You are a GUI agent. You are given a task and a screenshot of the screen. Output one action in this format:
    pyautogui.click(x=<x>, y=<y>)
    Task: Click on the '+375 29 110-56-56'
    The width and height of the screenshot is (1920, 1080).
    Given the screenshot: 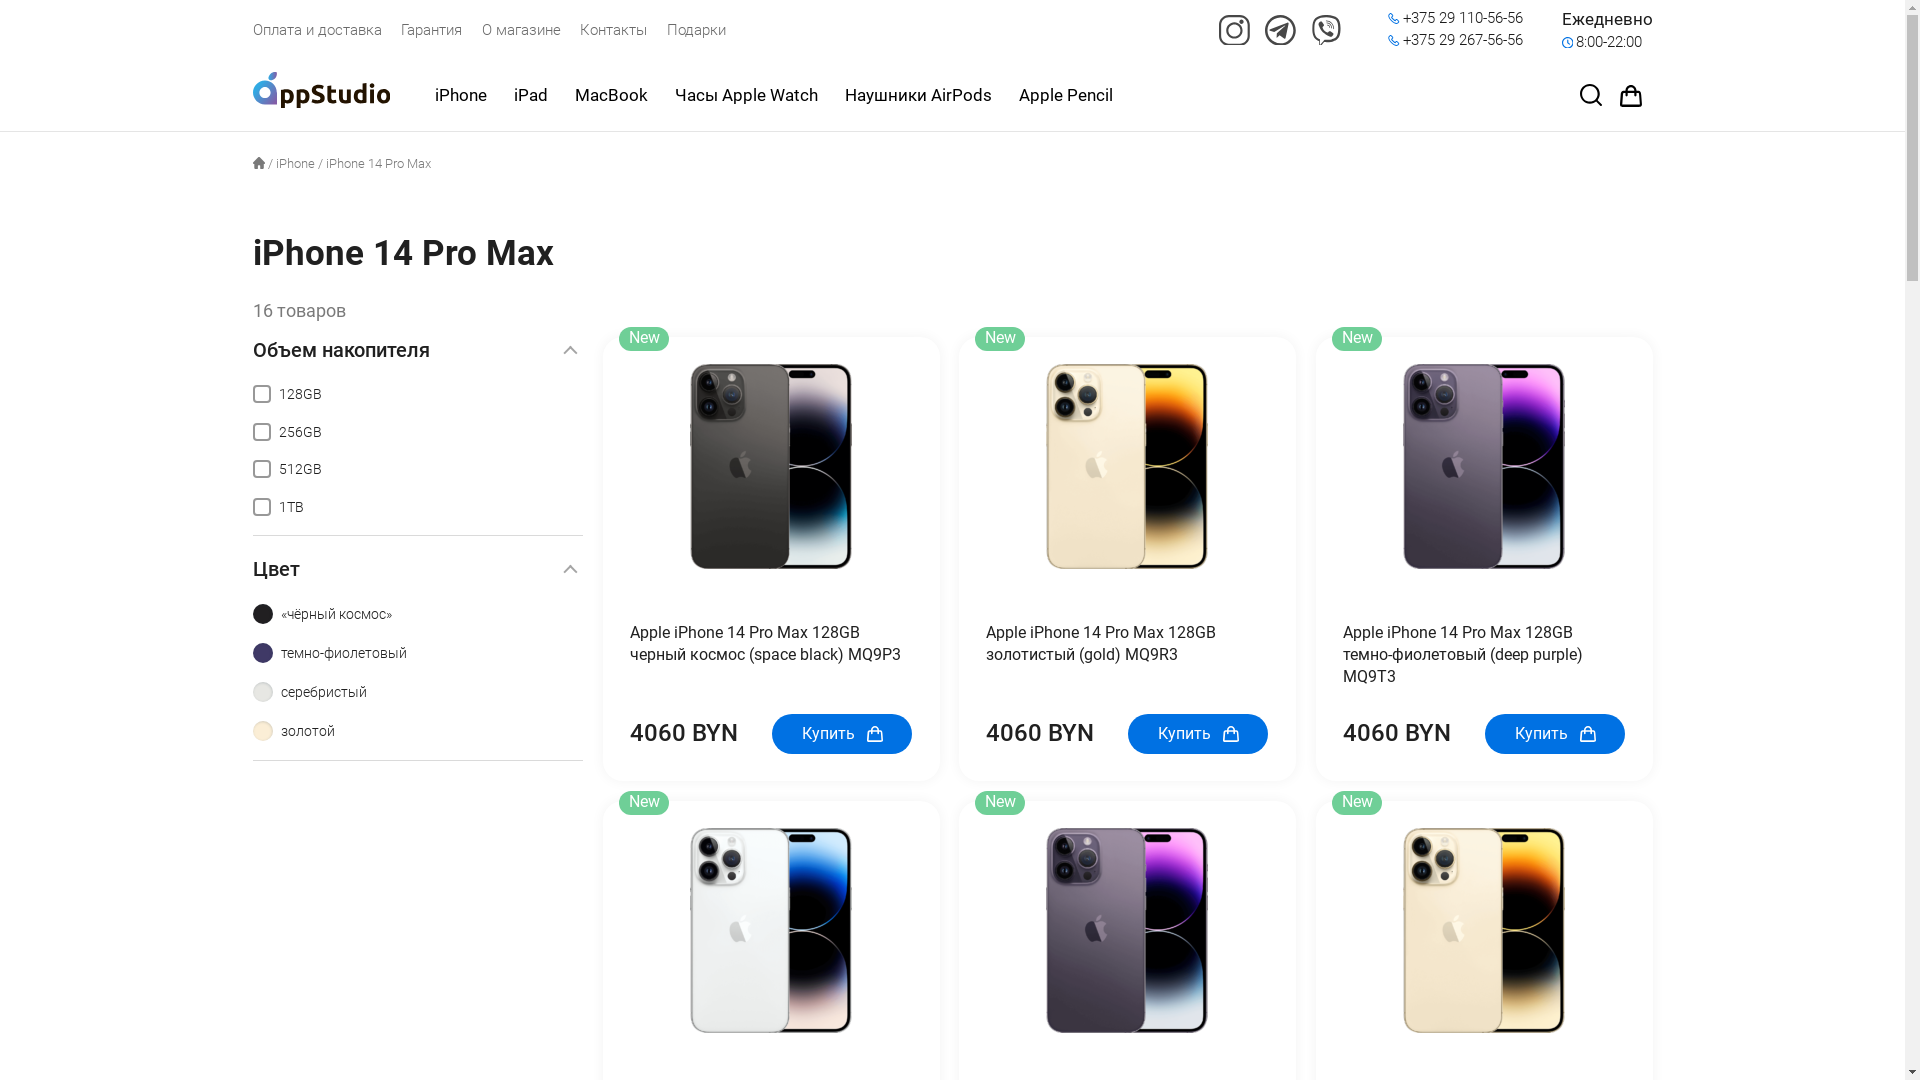 What is the action you would take?
    pyautogui.click(x=1463, y=19)
    